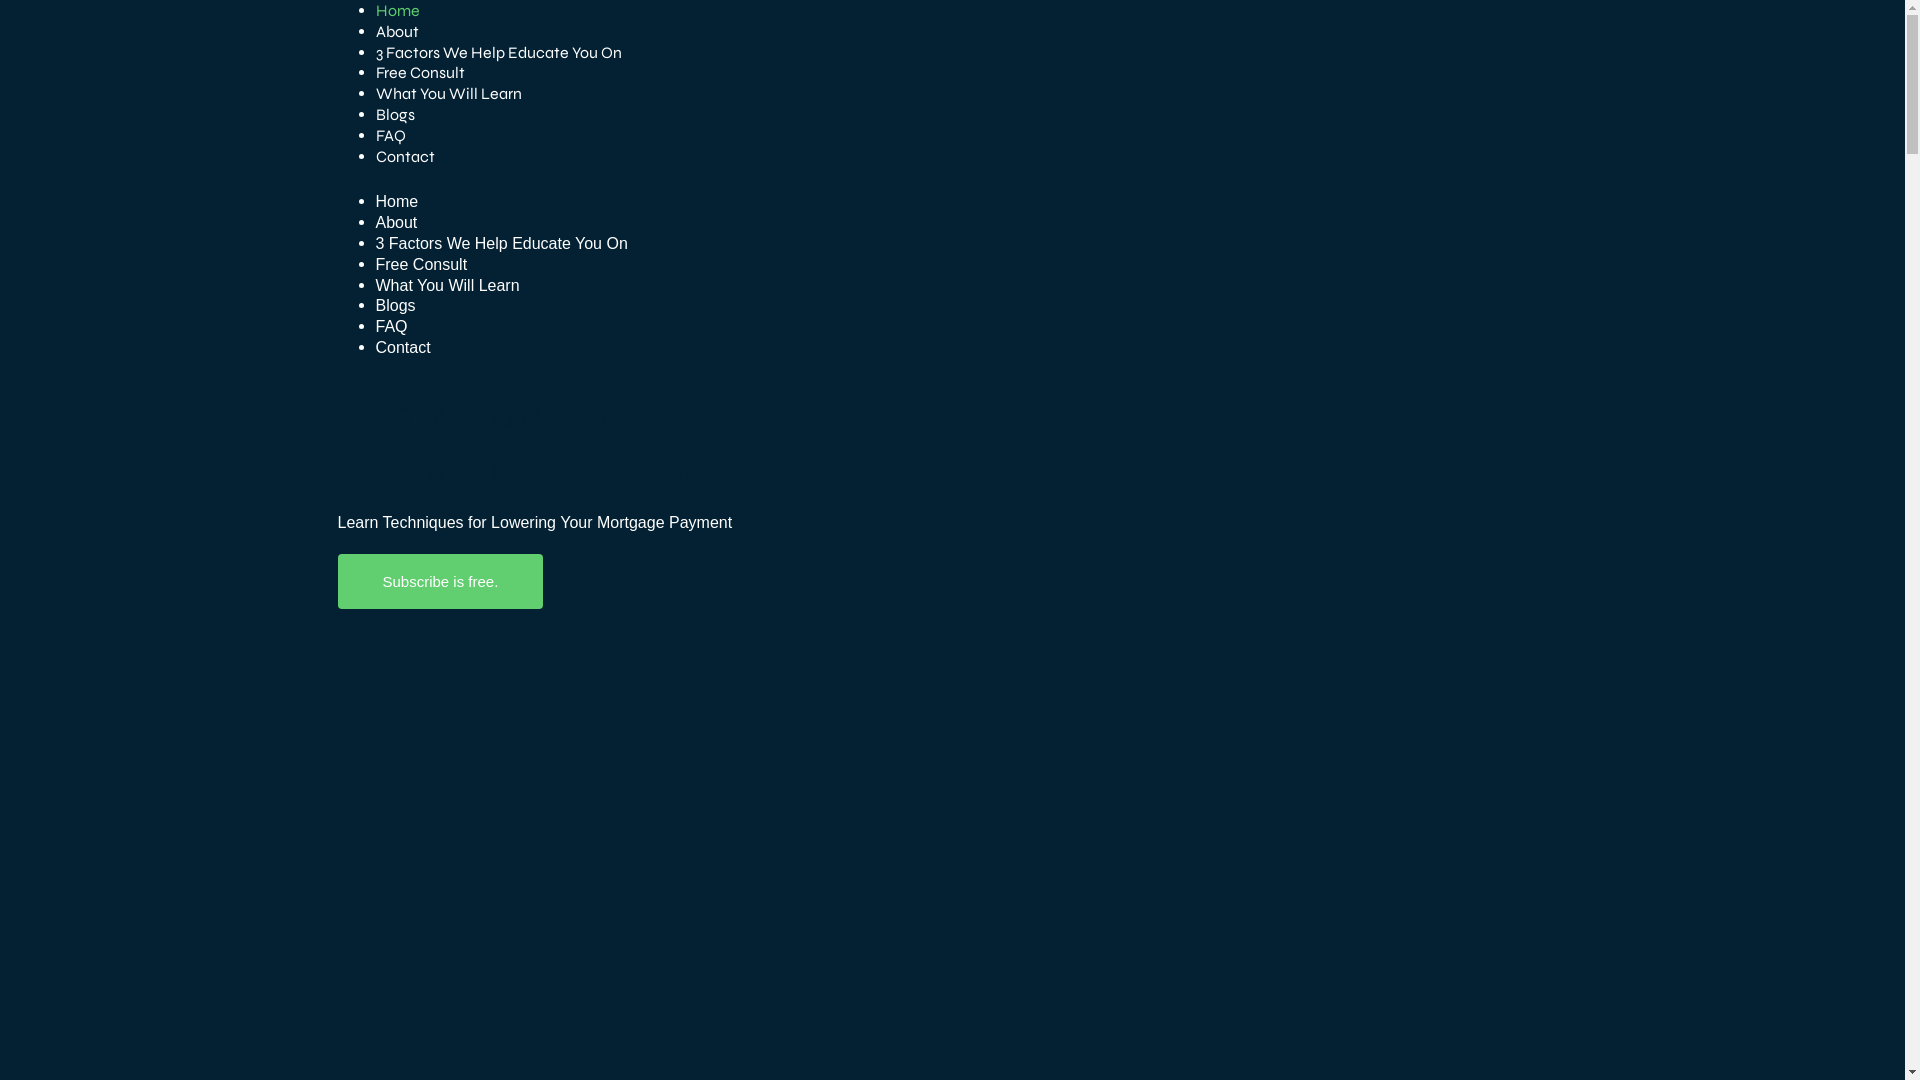  What do you see at coordinates (375, 155) in the screenshot?
I see `'Contact'` at bounding box center [375, 155].